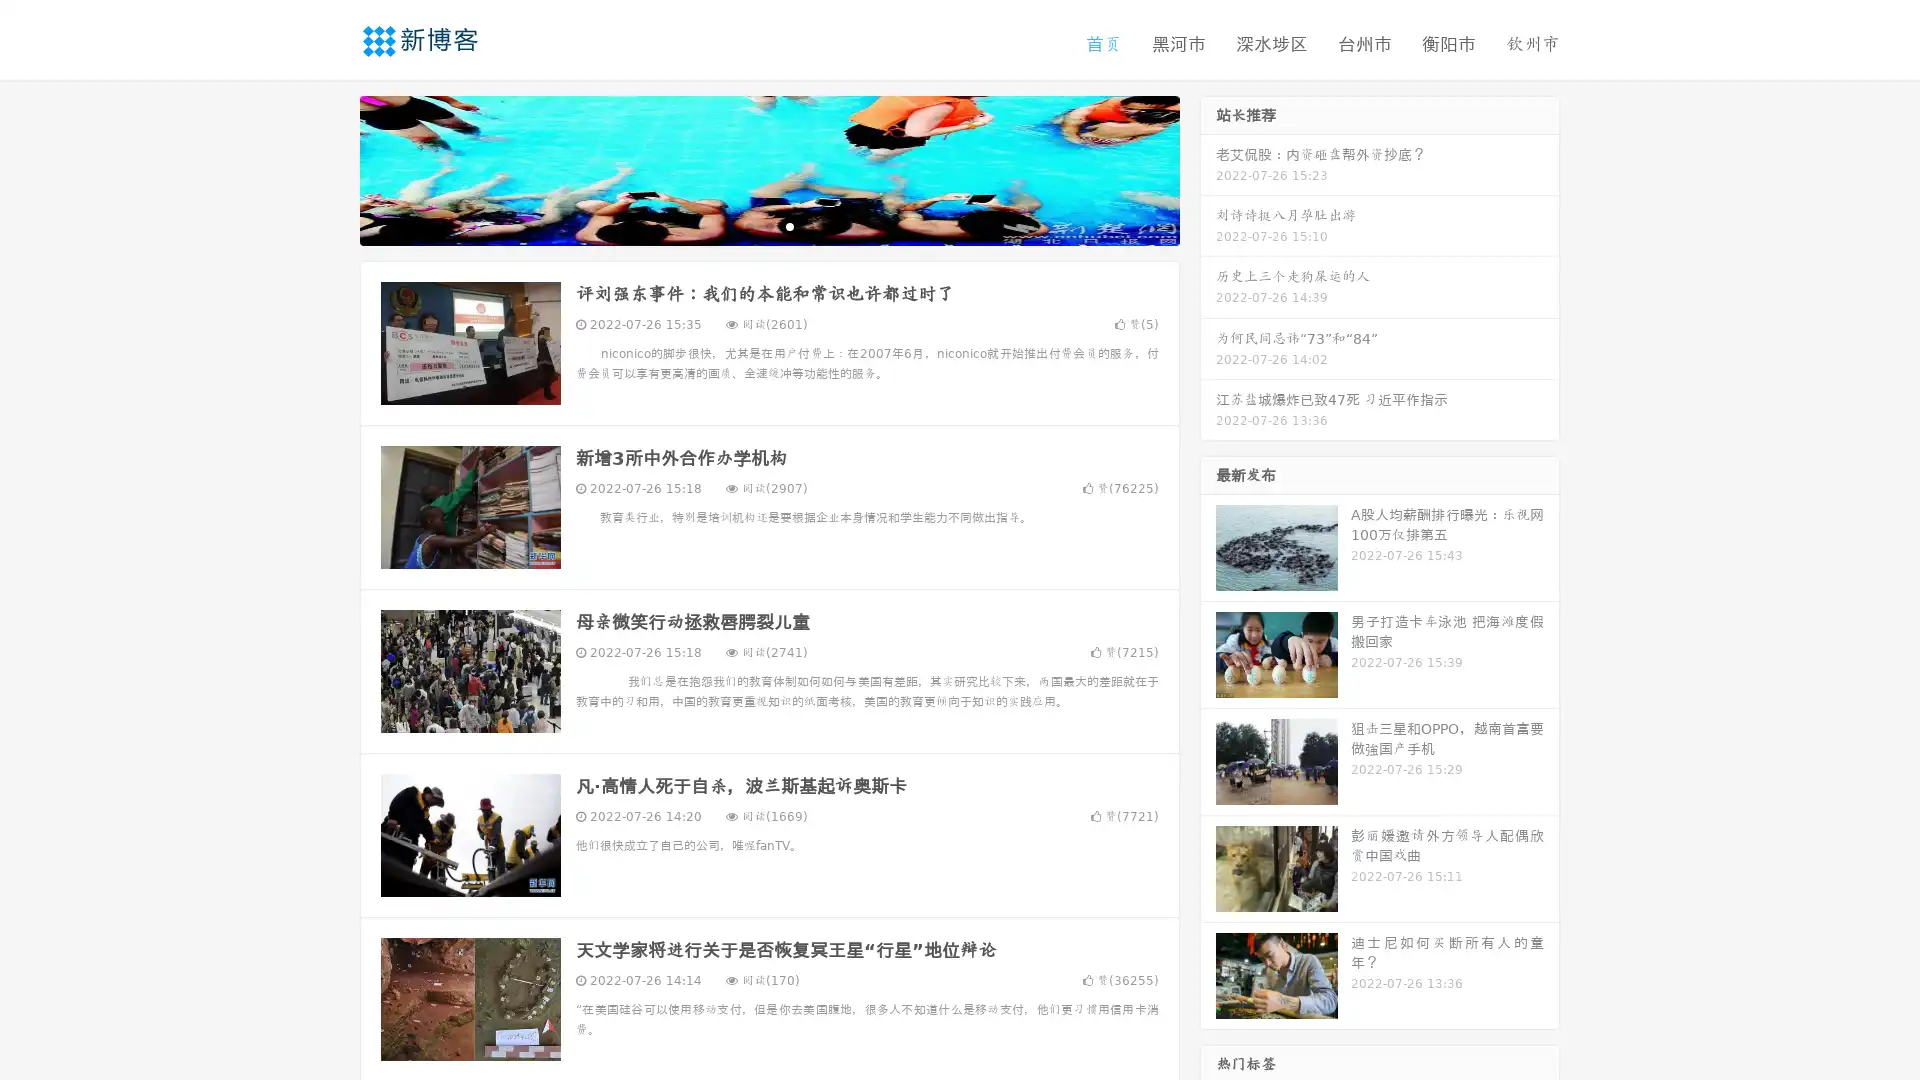 The height and width of the screenshot is (1080, 1920). Describe the element at coordinates (789, 225) in the screenshot. I see `Go to slide 3` at that location.